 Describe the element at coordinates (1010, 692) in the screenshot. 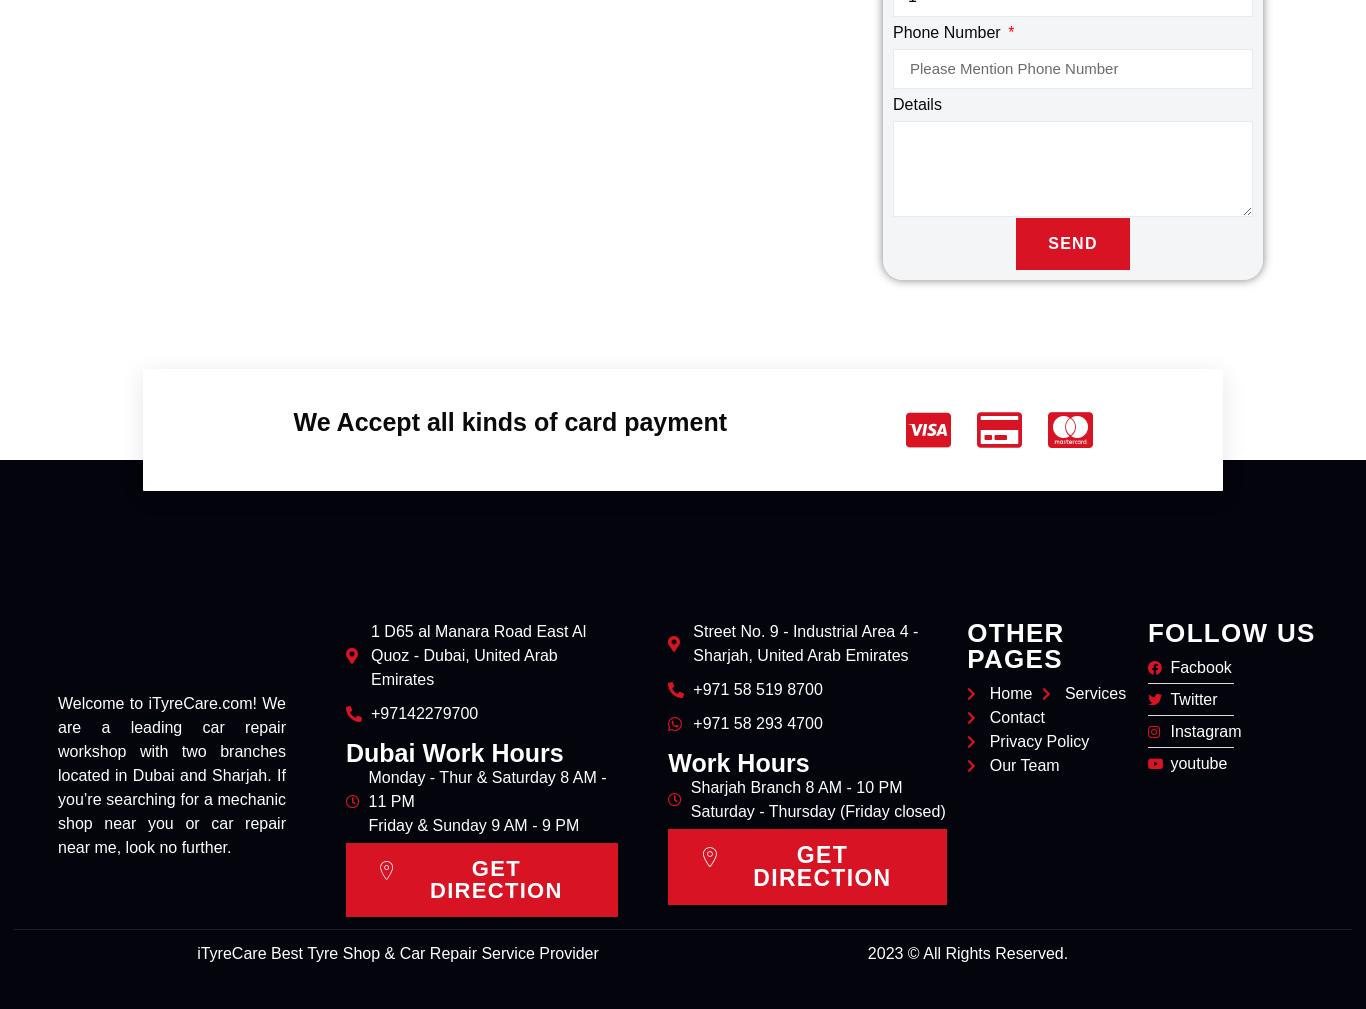

I see `'Home'` at that location.